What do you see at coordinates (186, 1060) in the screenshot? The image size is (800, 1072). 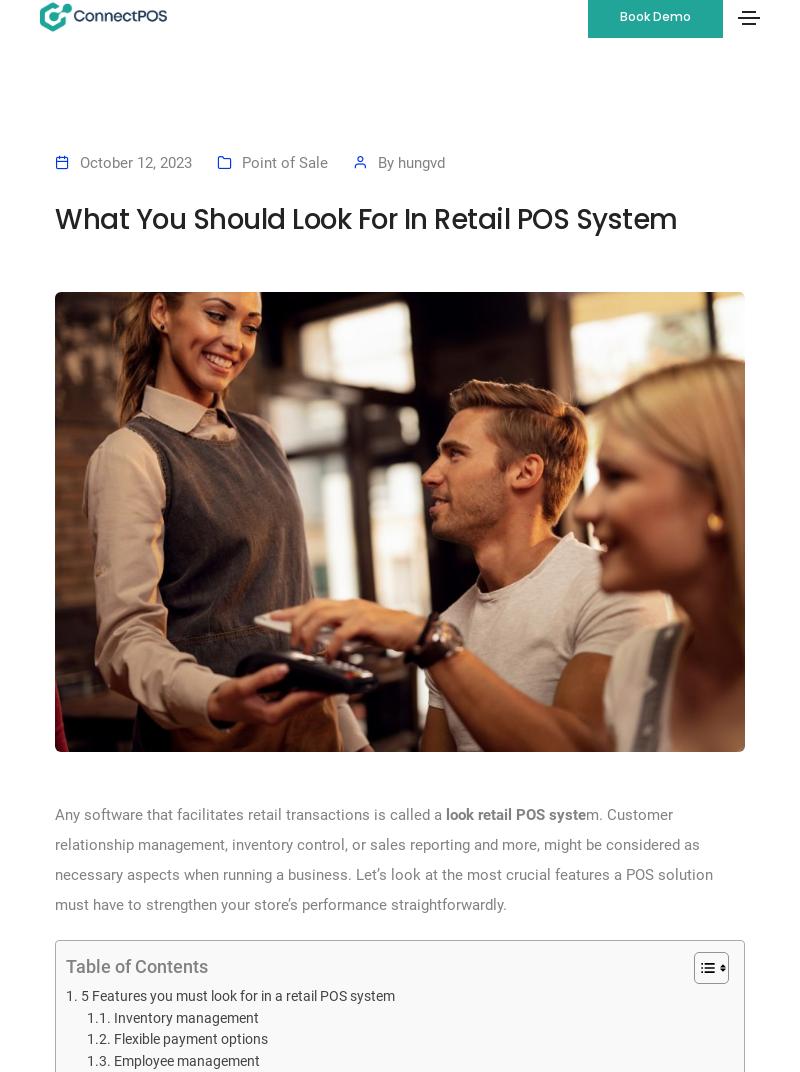 I see `'Employee management'` at bounding box center [186, 1060].